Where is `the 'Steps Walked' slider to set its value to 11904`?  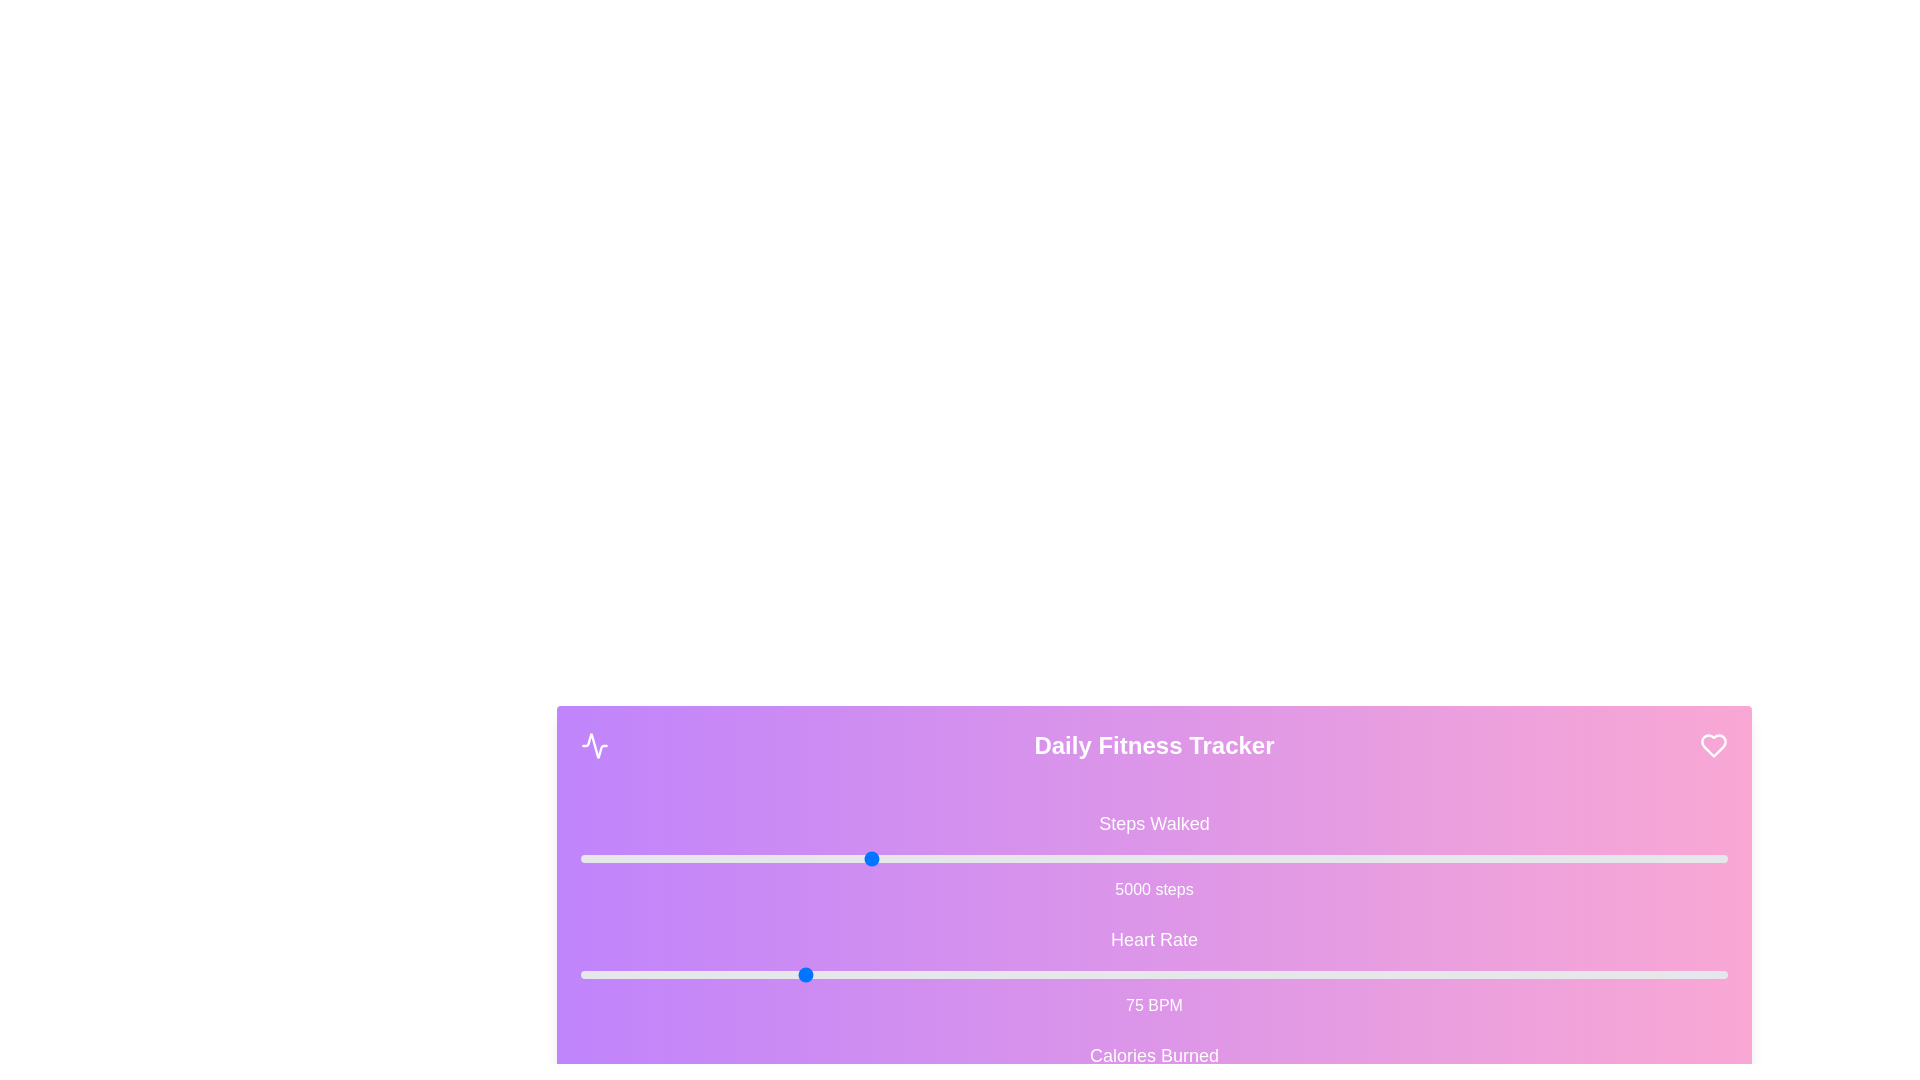 the 'Steps Walked' slider to set its value to 11904 is located at coordinates (1262, 858).